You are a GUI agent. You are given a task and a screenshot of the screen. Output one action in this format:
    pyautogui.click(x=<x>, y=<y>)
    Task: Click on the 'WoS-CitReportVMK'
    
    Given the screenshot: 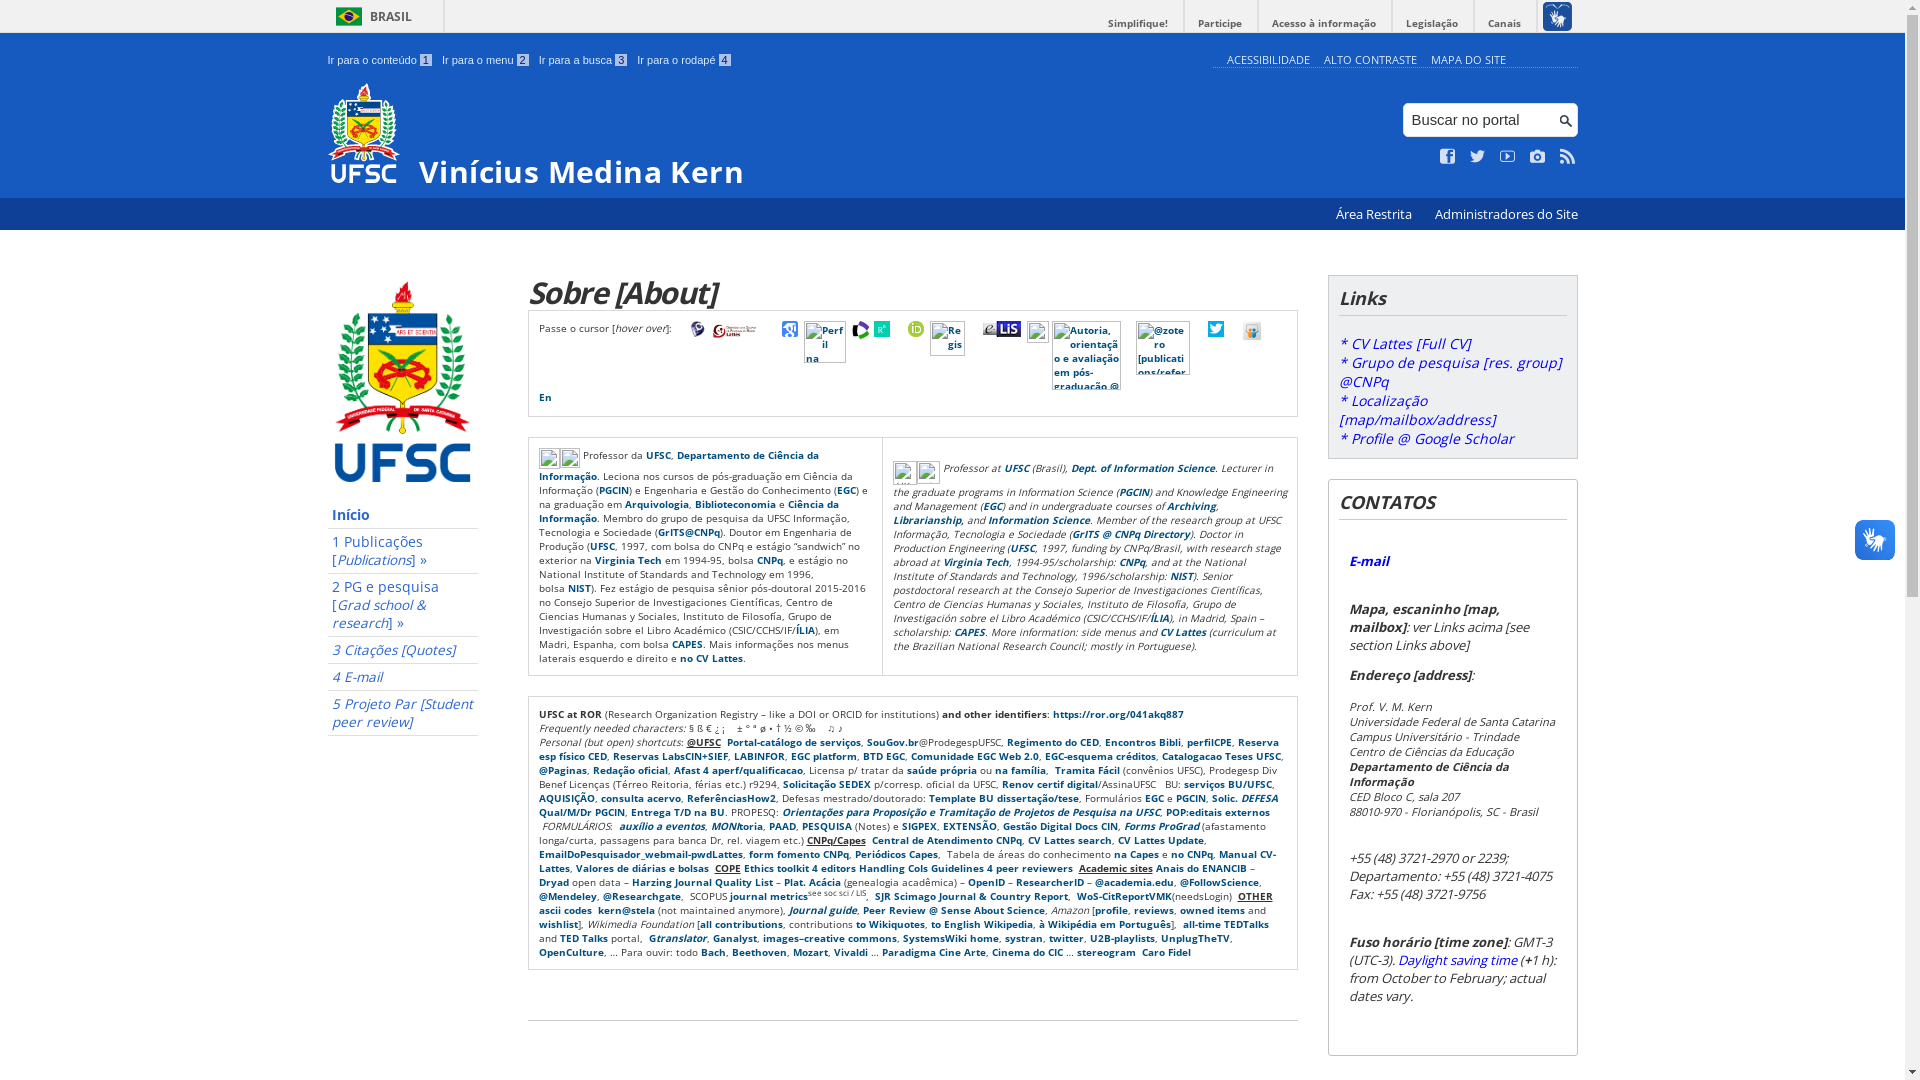 What is the action you would take?
    pyautogui.click(x=1123, y=894)
    